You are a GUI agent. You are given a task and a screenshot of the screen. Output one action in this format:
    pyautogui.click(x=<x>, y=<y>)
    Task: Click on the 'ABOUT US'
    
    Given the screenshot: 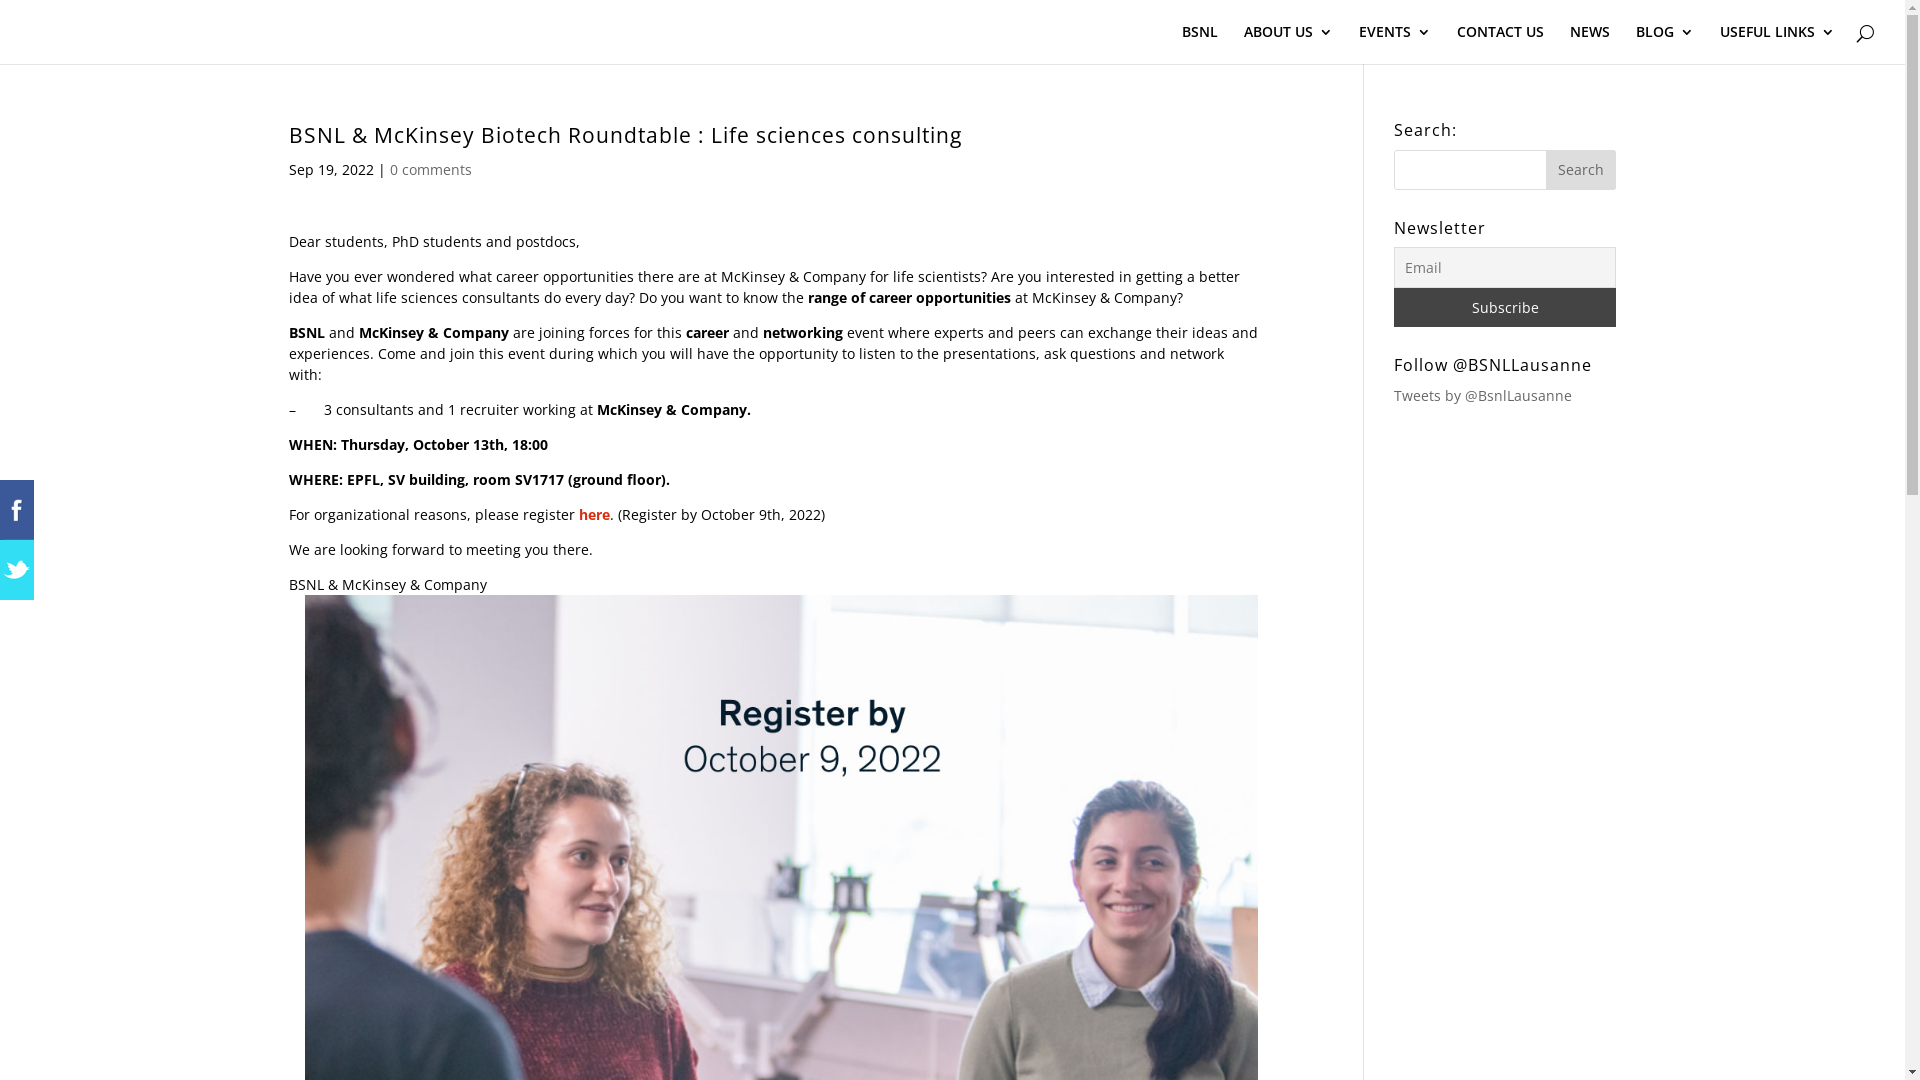 What is the action you would take?
    pyautogui.click(x=1288, y=44)
    